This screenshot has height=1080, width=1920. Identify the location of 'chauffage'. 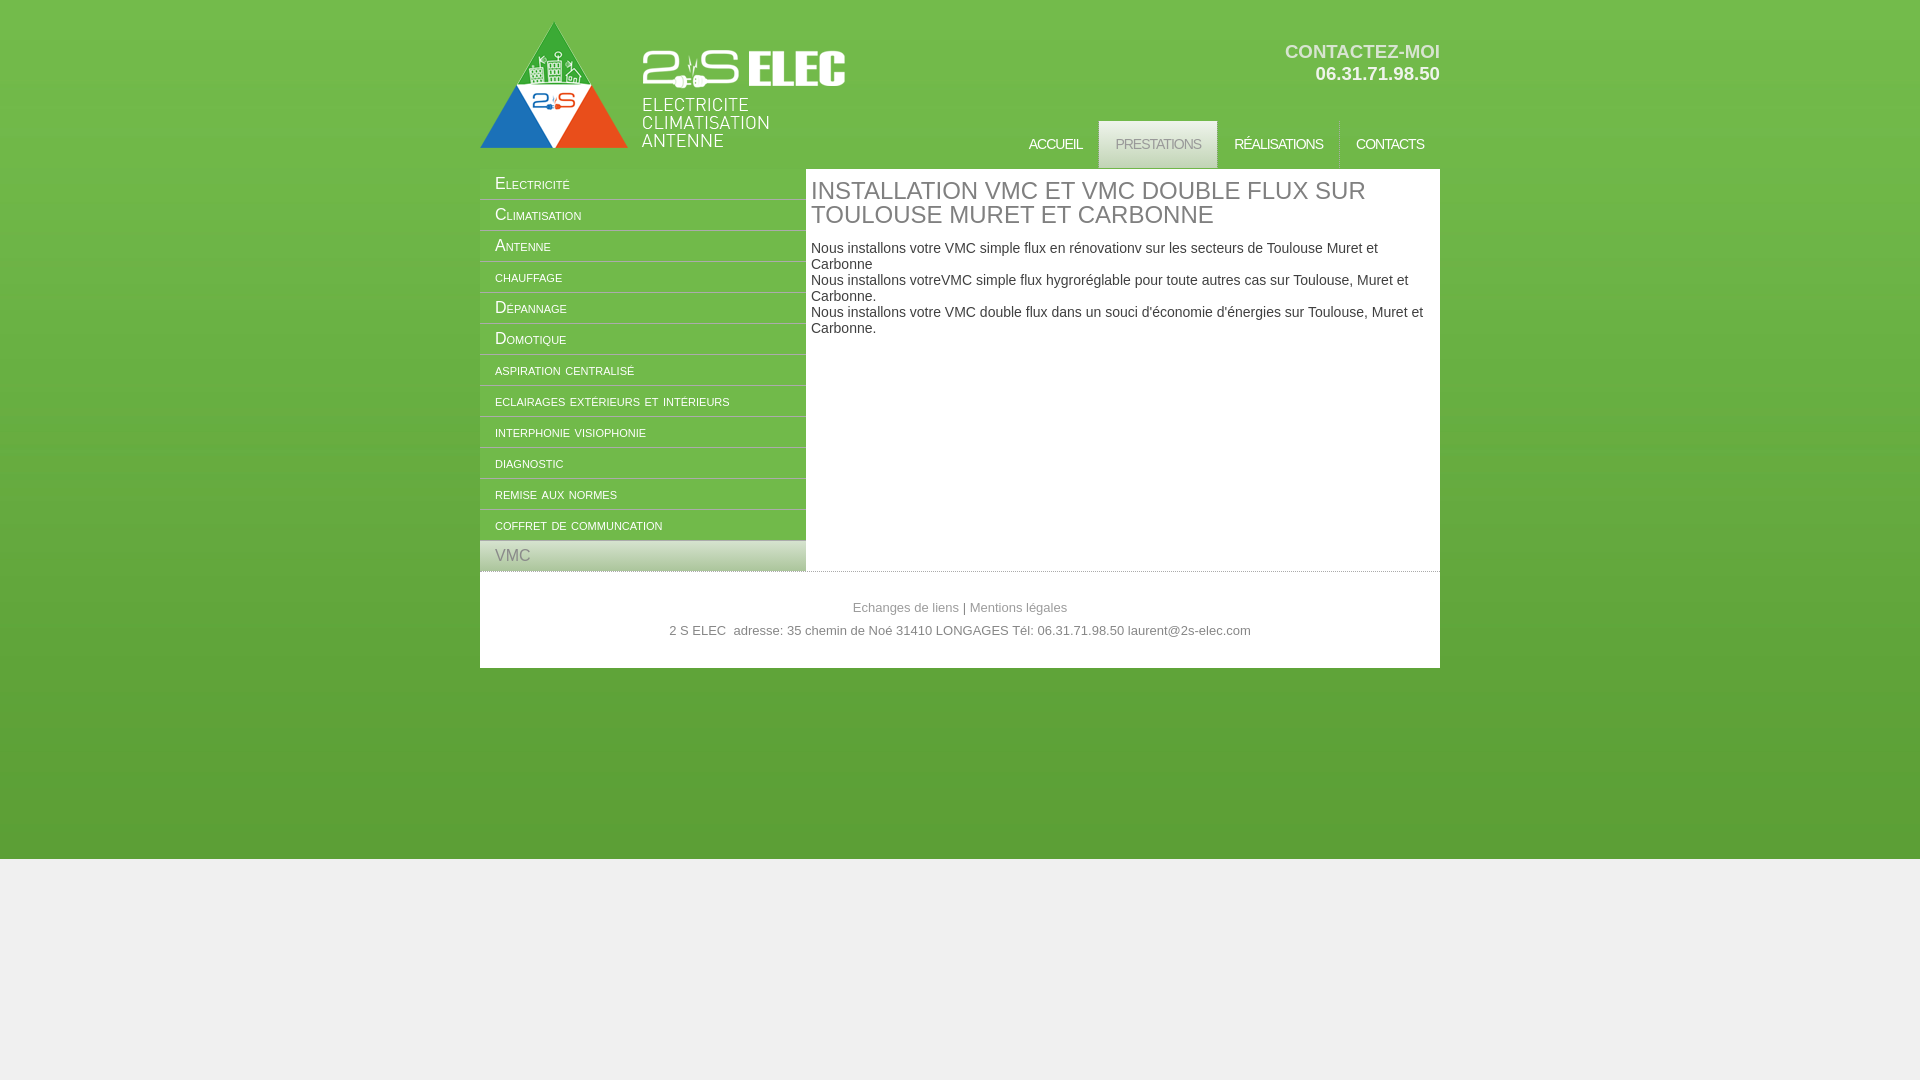
(643, 277).